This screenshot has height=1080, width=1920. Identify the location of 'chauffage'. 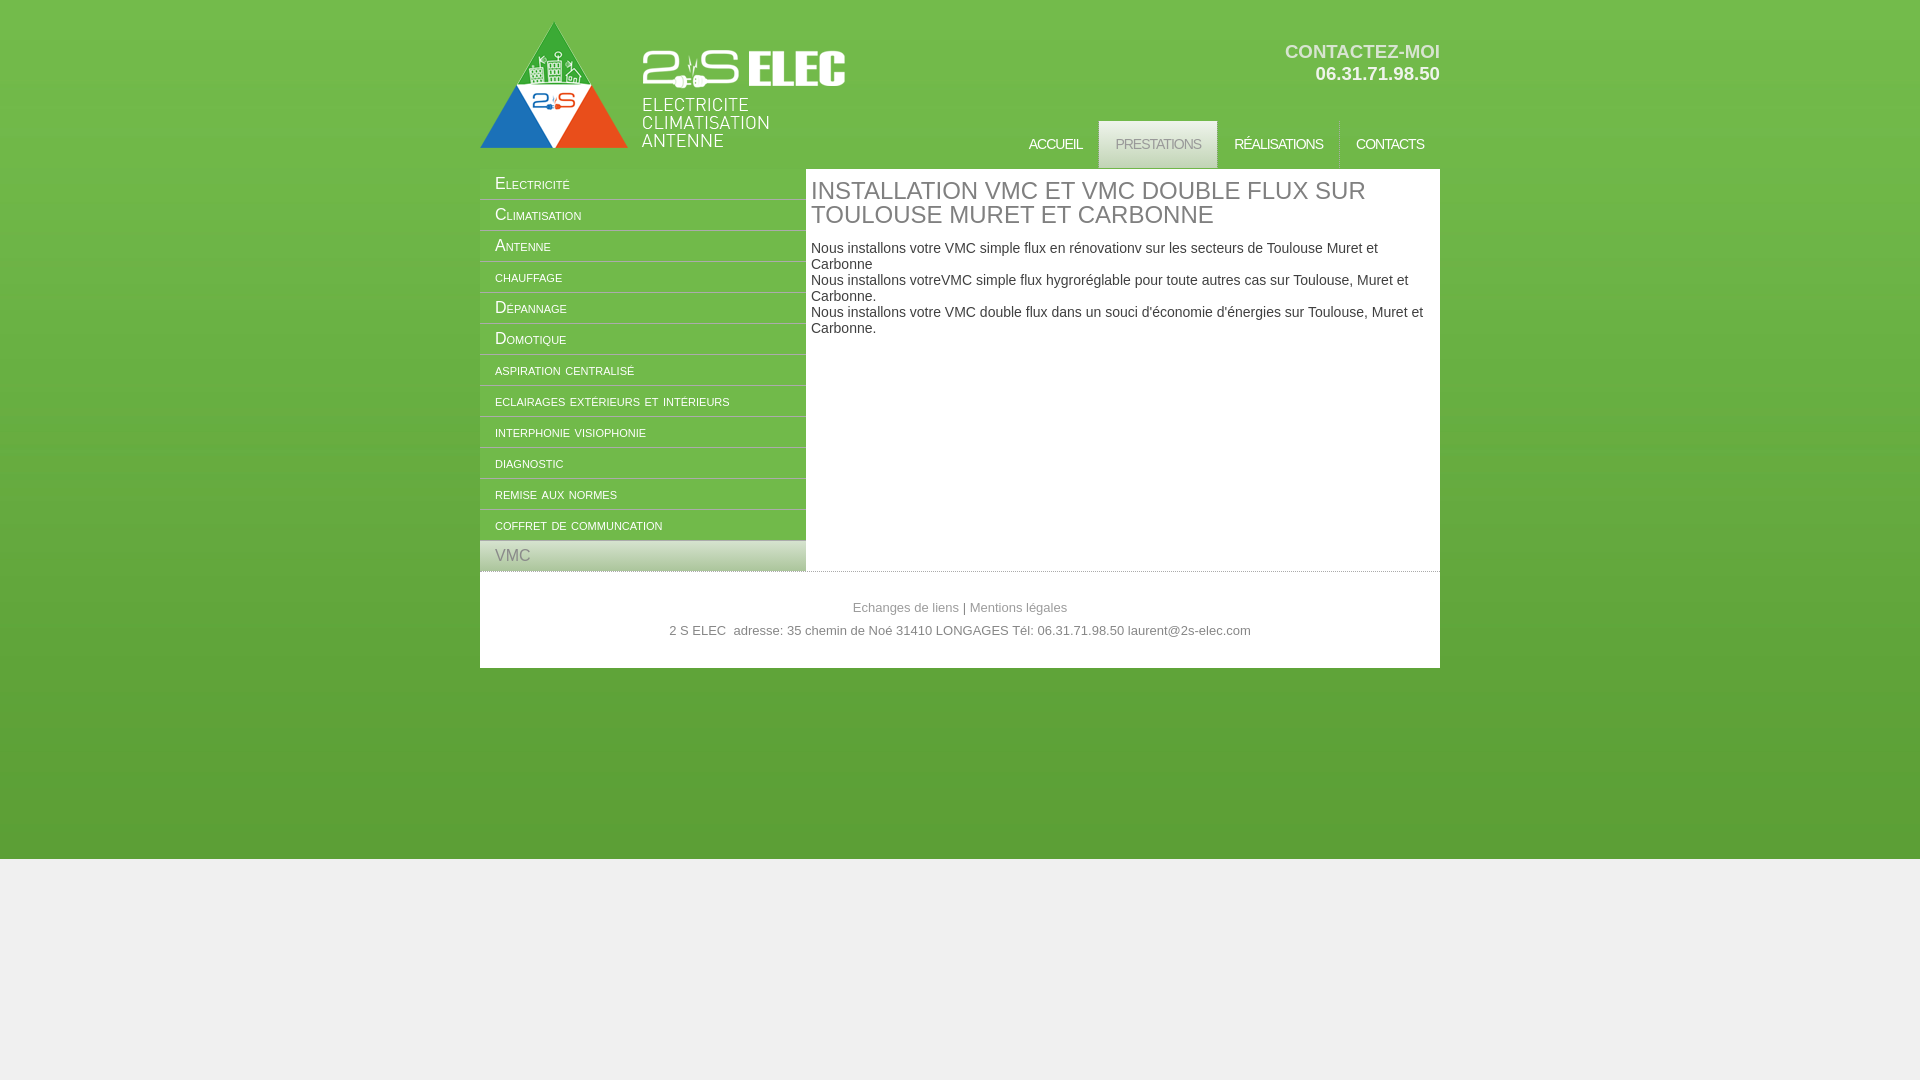
(643, 277).